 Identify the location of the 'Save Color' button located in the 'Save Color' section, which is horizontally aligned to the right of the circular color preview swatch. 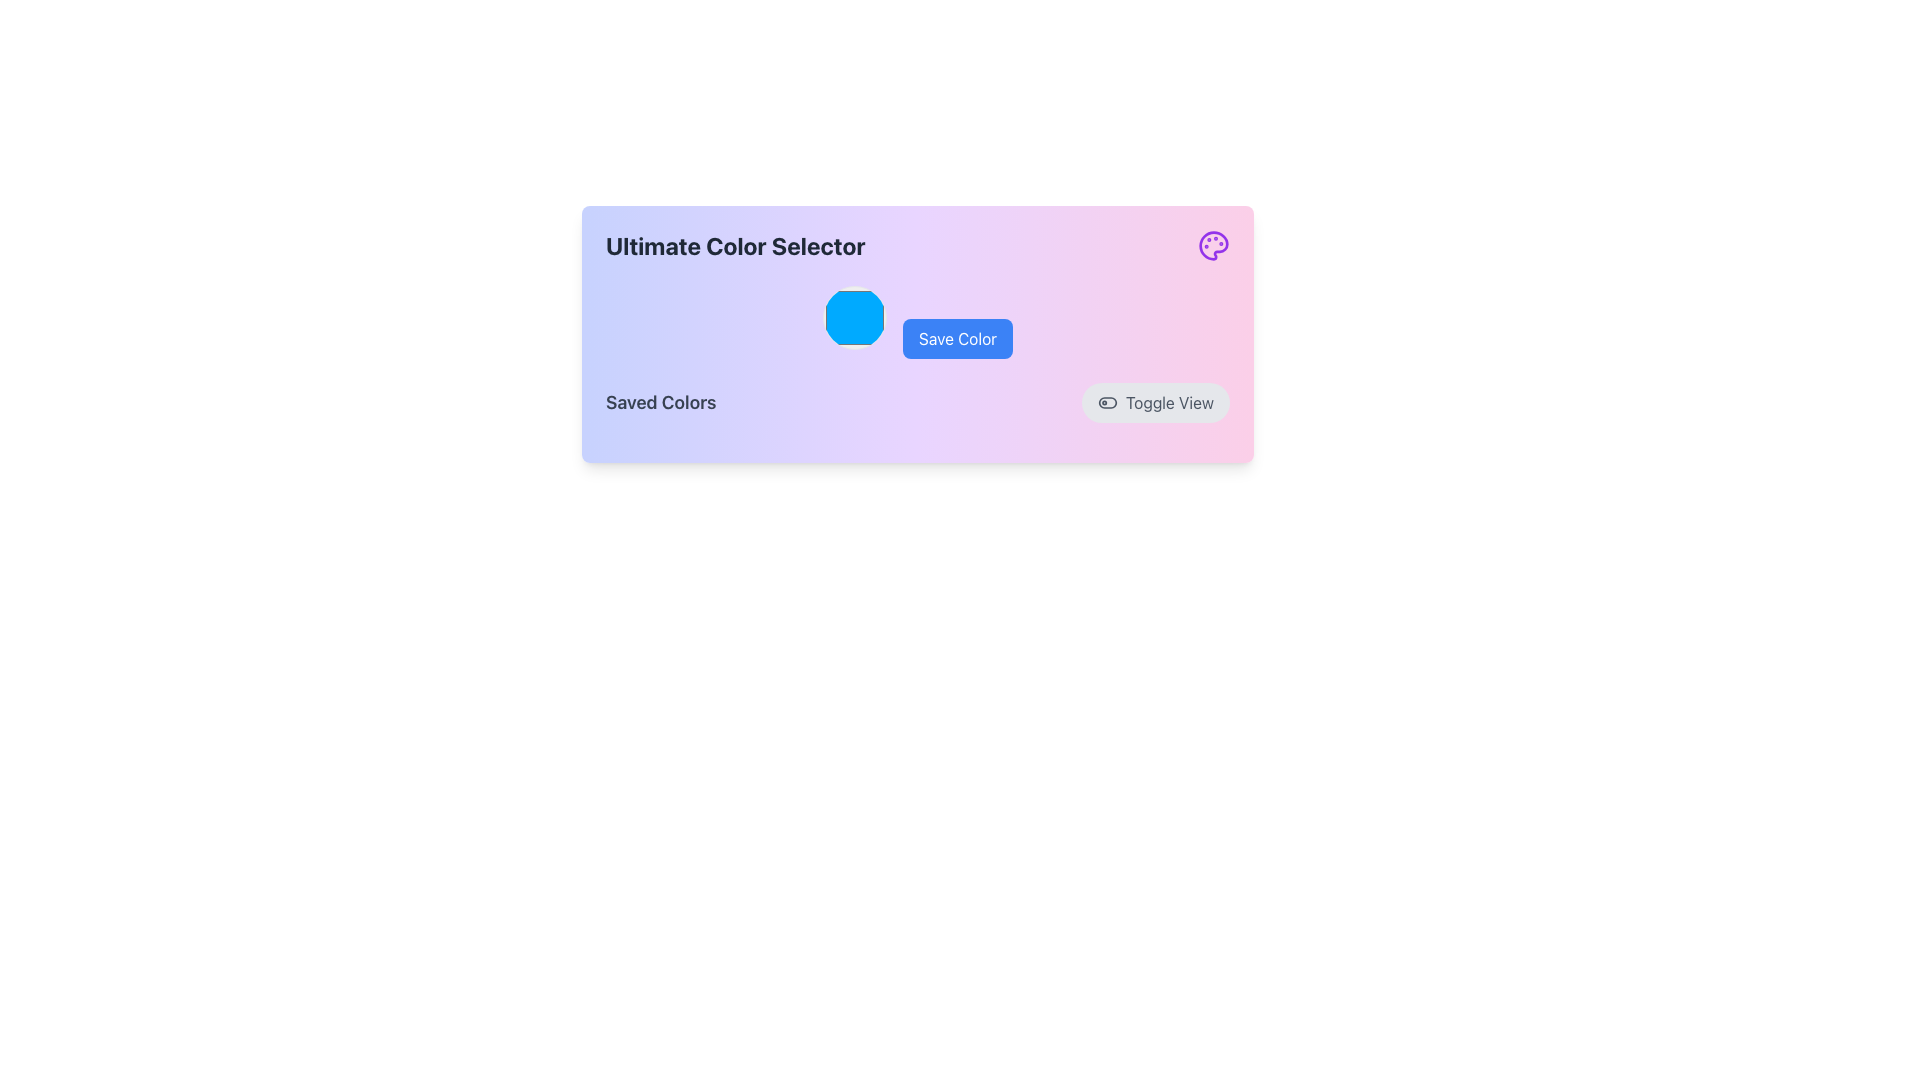
(916, 321).